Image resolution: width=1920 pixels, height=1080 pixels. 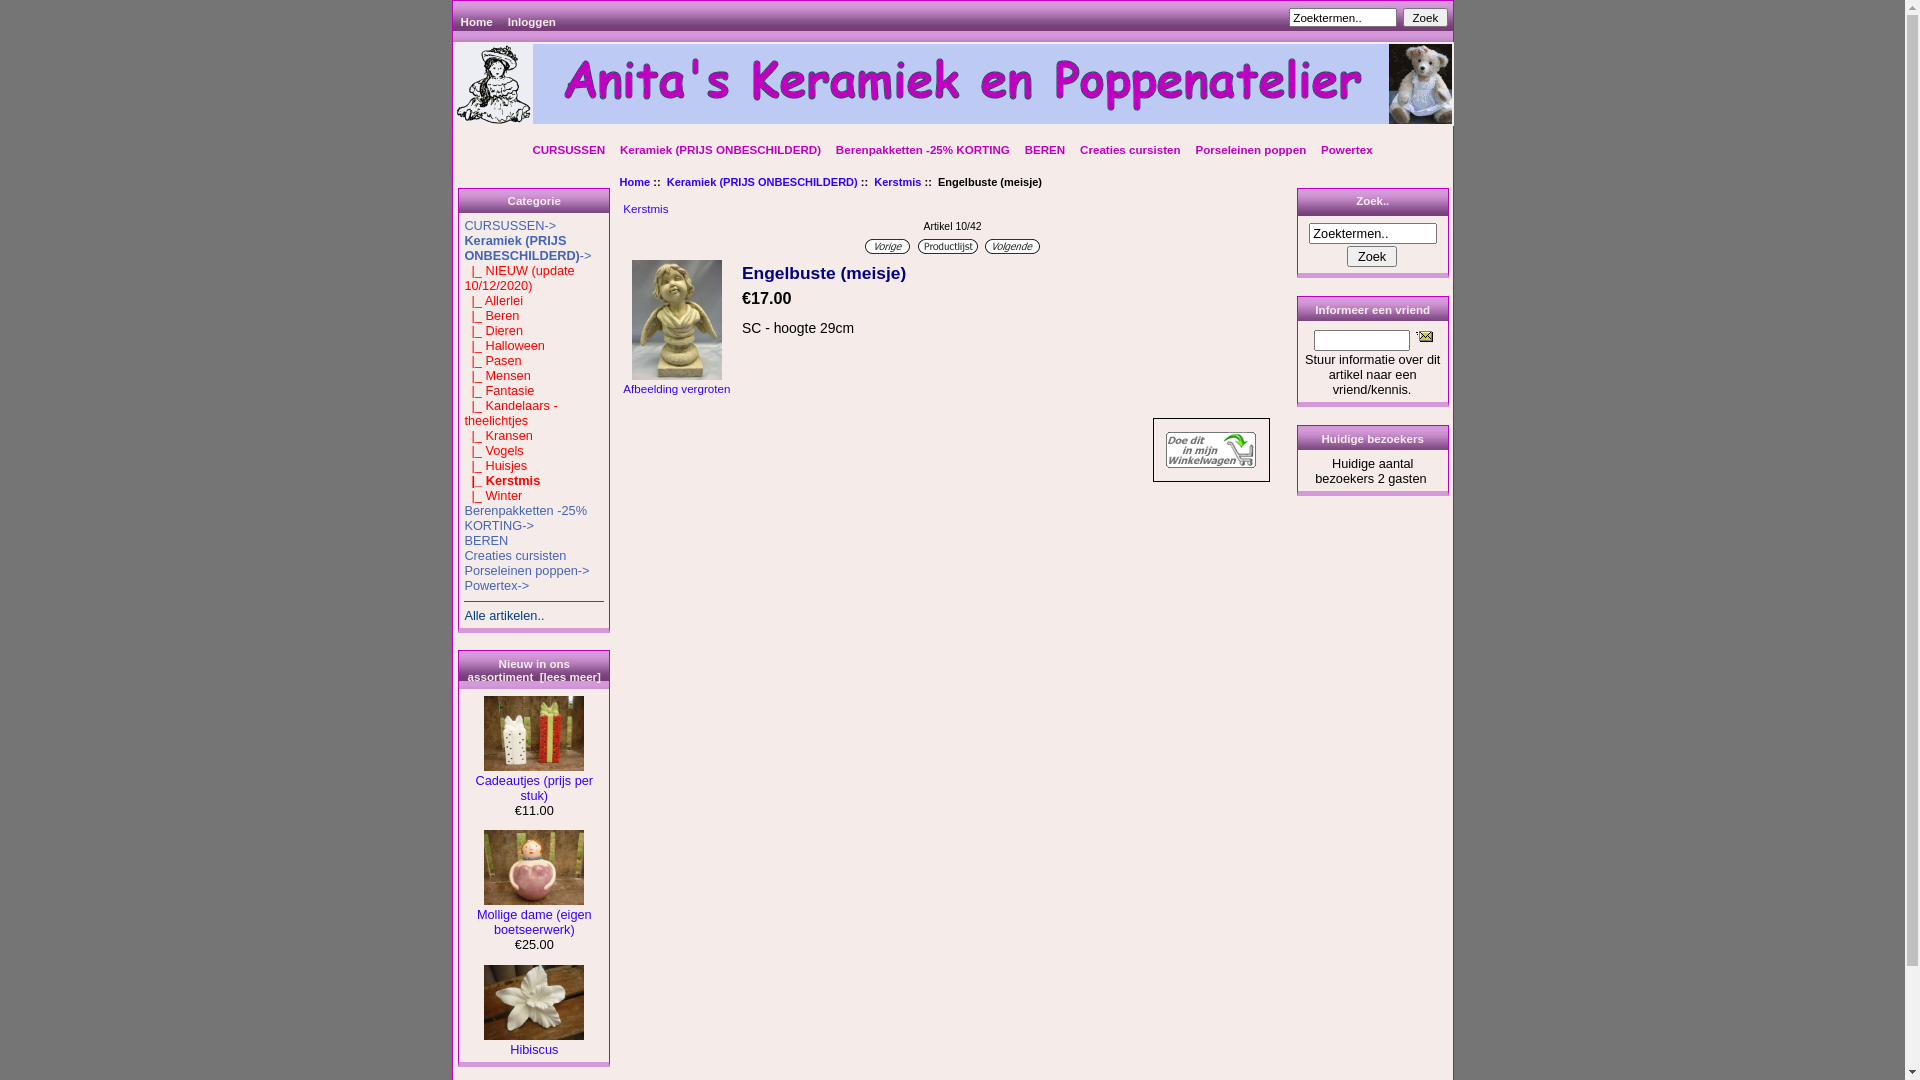 I want to click on 'Keramiek (PRIJS ONBESCHILDERD)', so click(x=720, y=148).